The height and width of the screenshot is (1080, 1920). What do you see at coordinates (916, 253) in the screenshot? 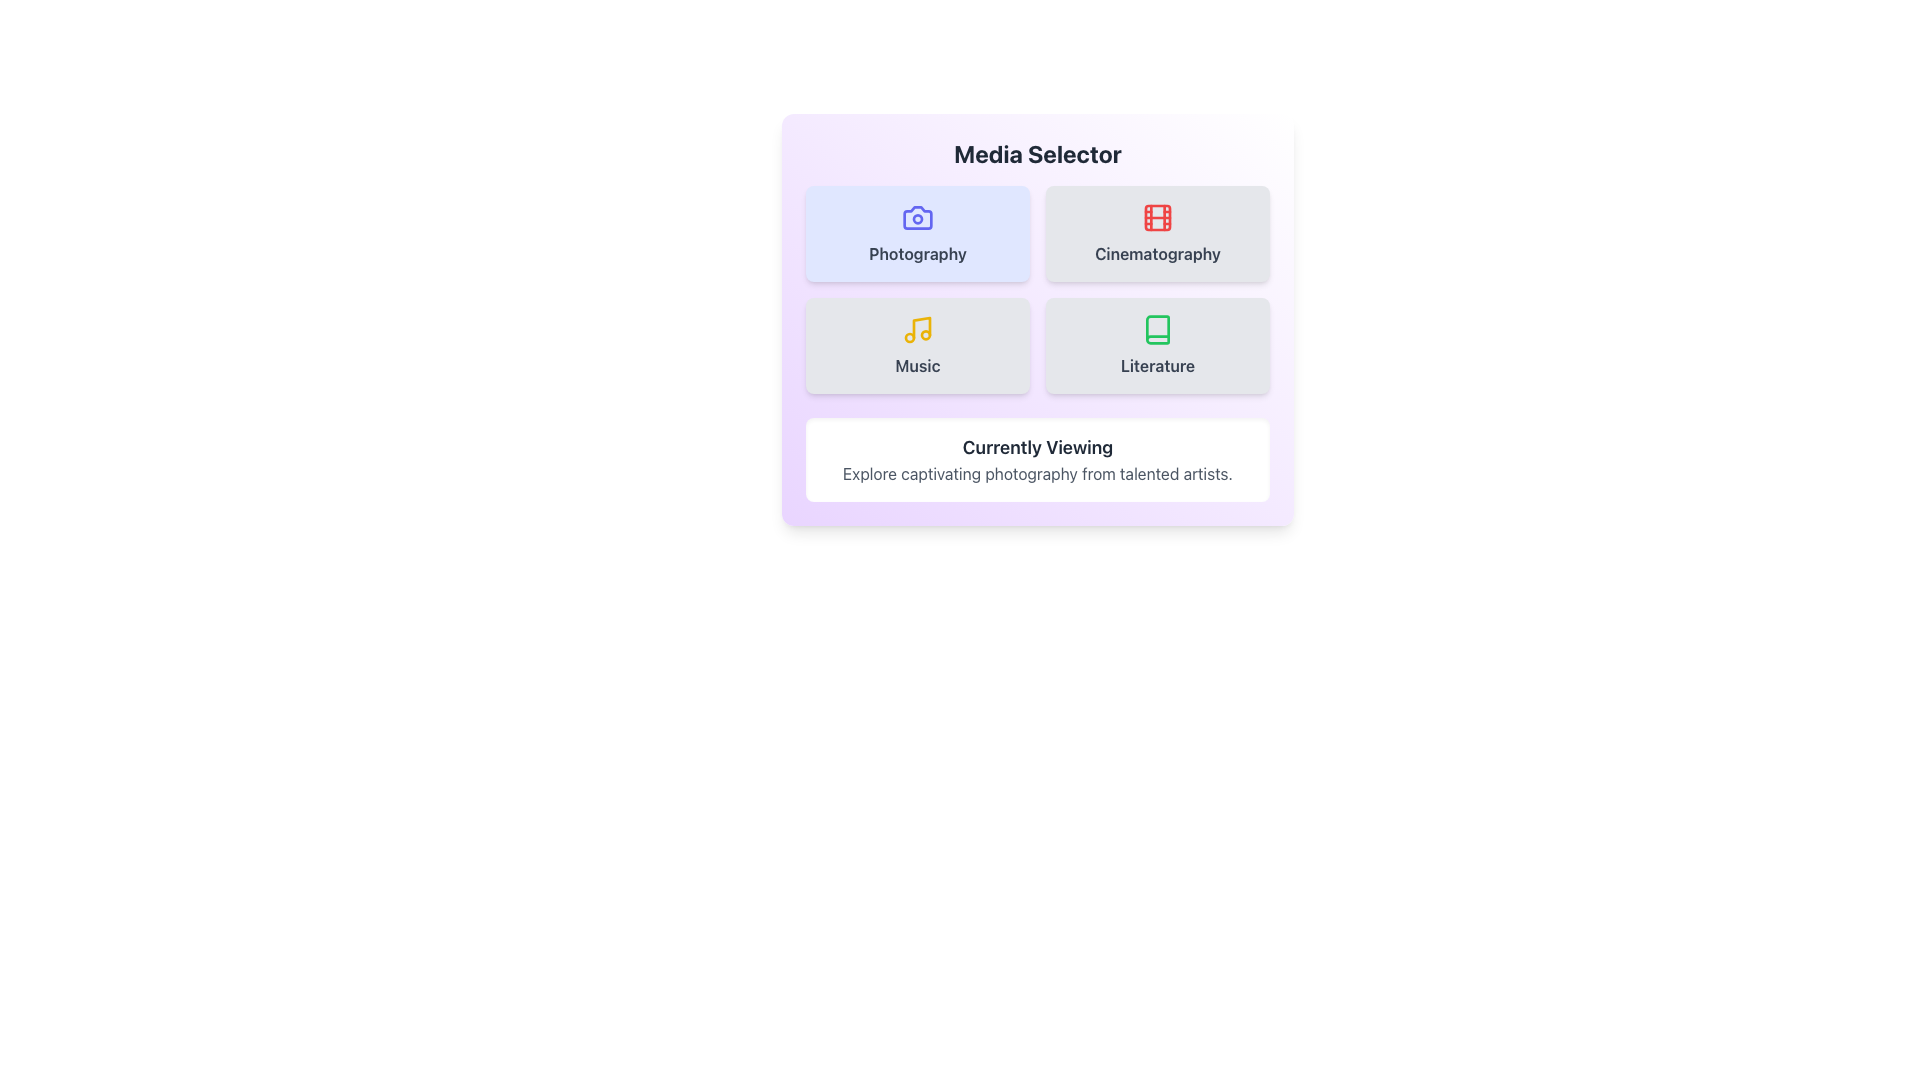
I see `text label displaying 'Photography' in bold gray color located below the camera icon in the Photography card` at bounding box center [916, 253].